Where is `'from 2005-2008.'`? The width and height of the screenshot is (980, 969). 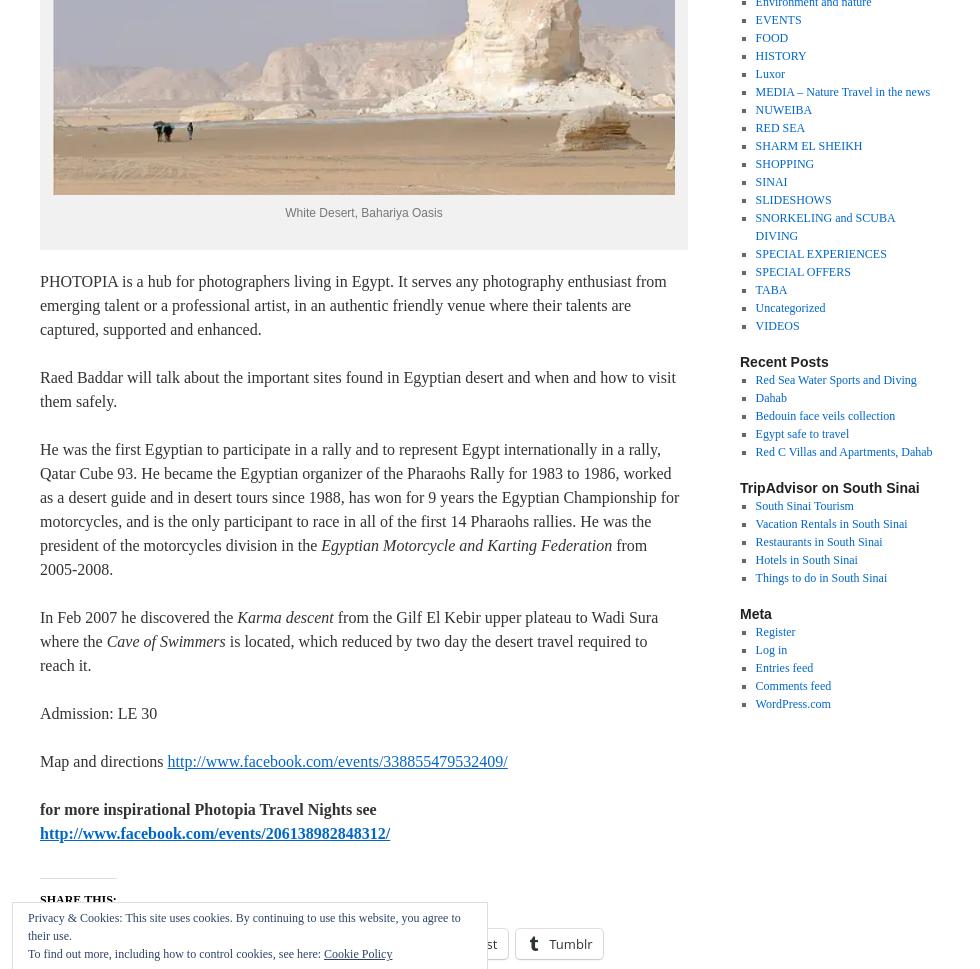 'from 2005-2008.' is located at coordinates (343, 557).